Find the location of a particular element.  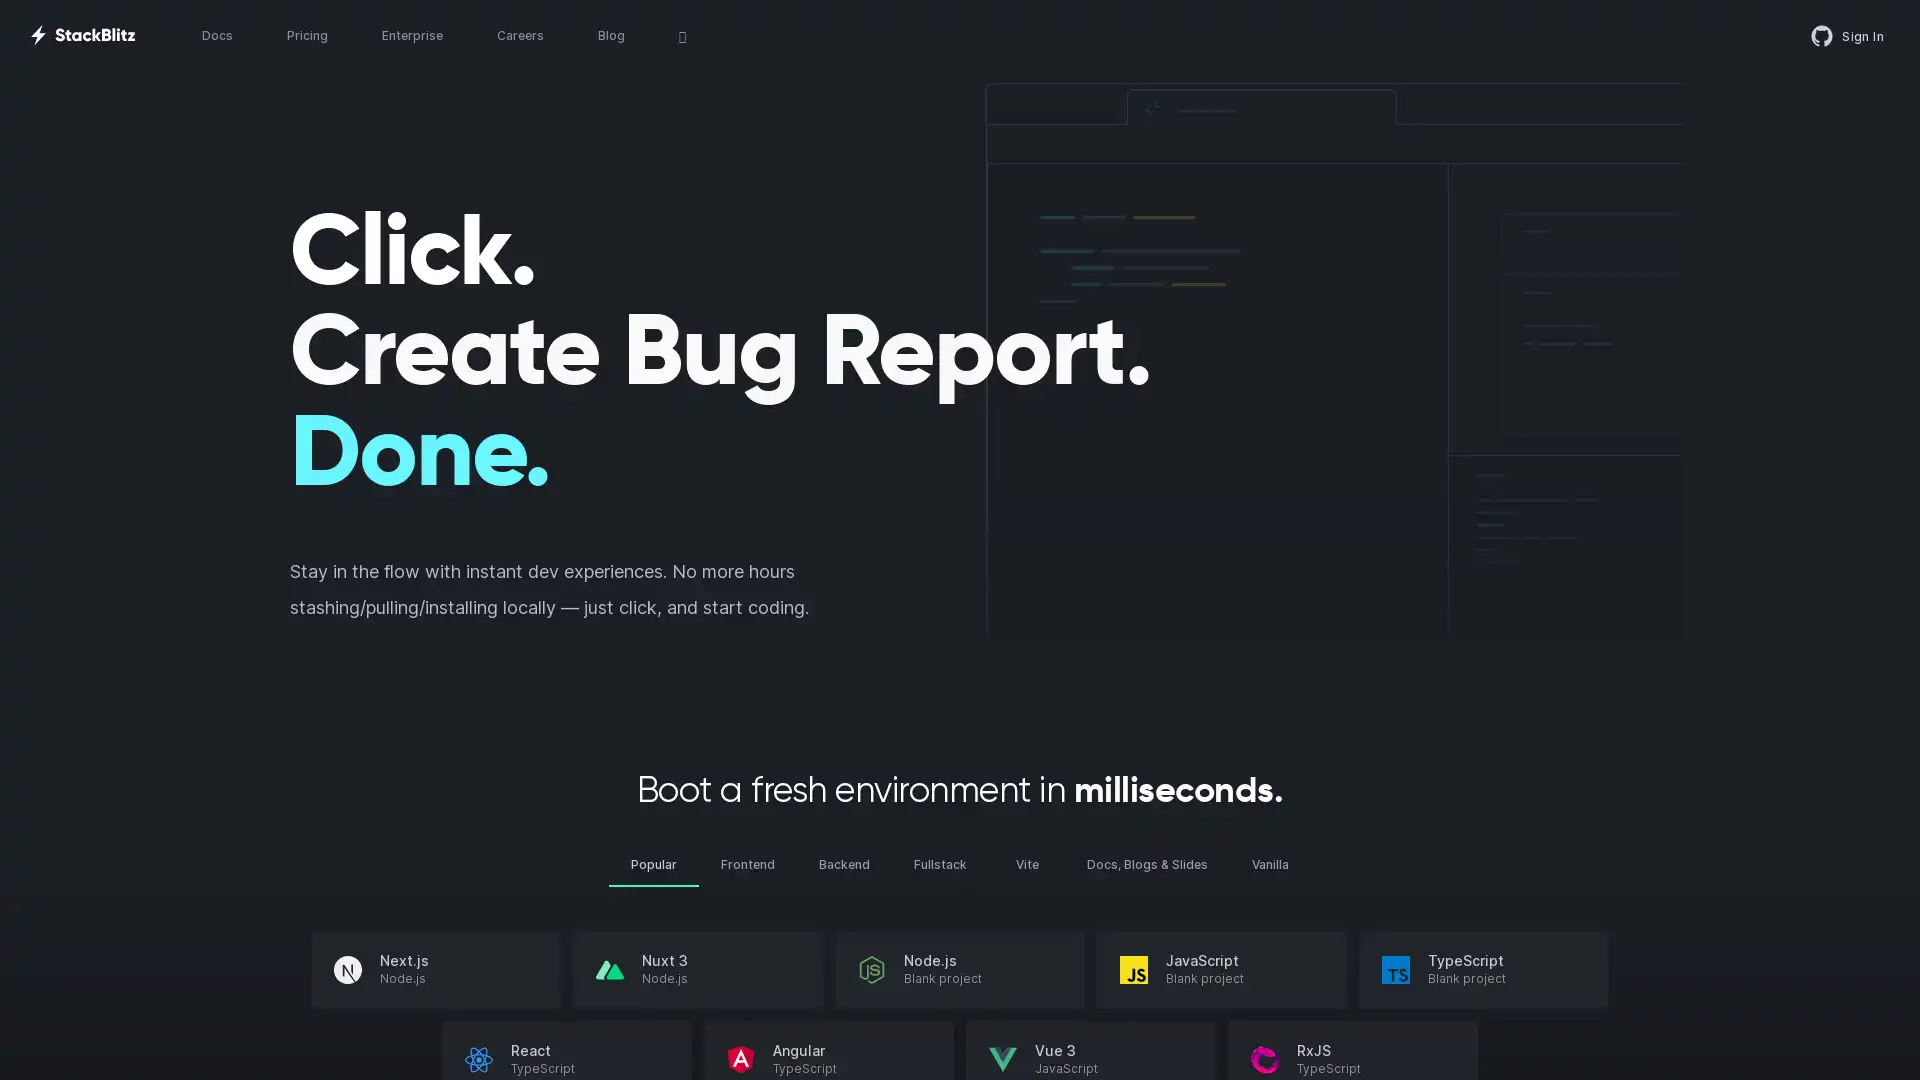

Fullstack is located at coordinates (939, 863).